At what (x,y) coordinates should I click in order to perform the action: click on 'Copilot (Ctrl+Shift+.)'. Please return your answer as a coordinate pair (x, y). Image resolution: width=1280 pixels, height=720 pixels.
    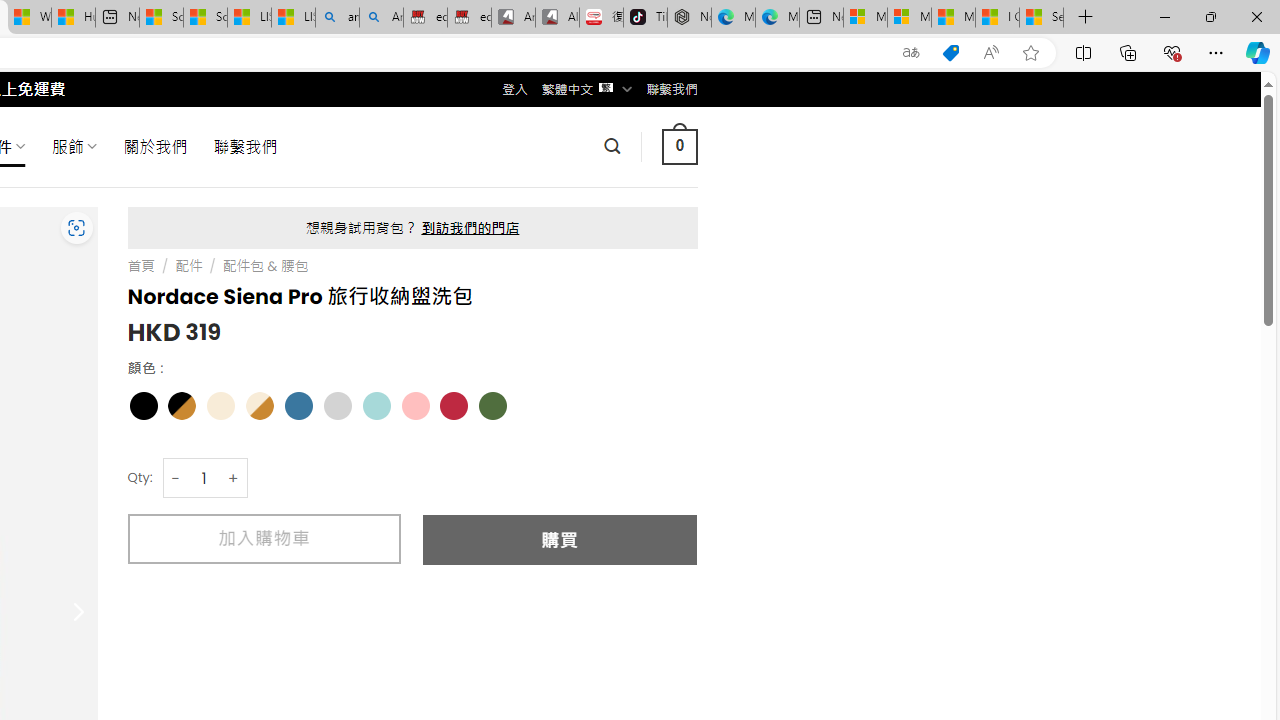
    Looking at the image, I should click on (1257, 51).